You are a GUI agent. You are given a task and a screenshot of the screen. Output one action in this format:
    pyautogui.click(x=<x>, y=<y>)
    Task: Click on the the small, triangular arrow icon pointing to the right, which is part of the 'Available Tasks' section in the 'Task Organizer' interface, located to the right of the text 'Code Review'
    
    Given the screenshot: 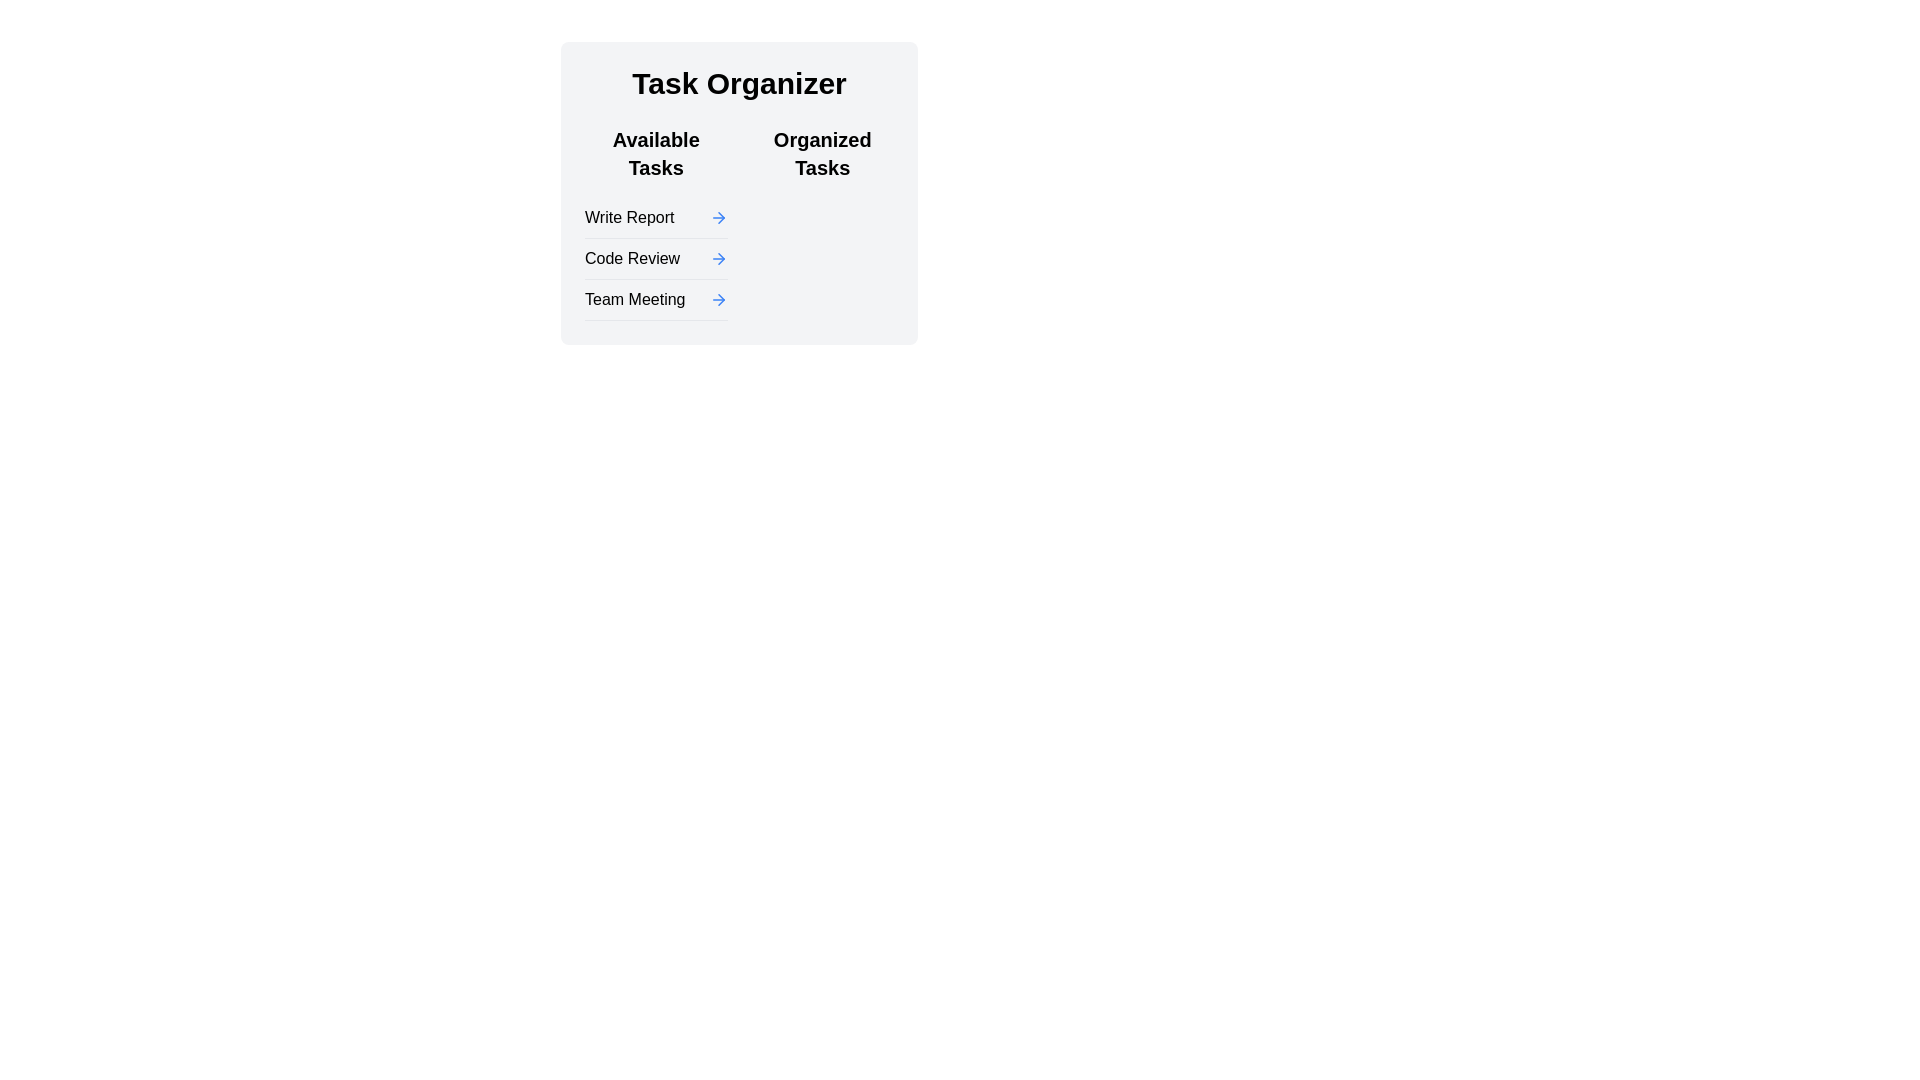 What is the action you would take?
    pyautogui.click(x=720, y=300)
    